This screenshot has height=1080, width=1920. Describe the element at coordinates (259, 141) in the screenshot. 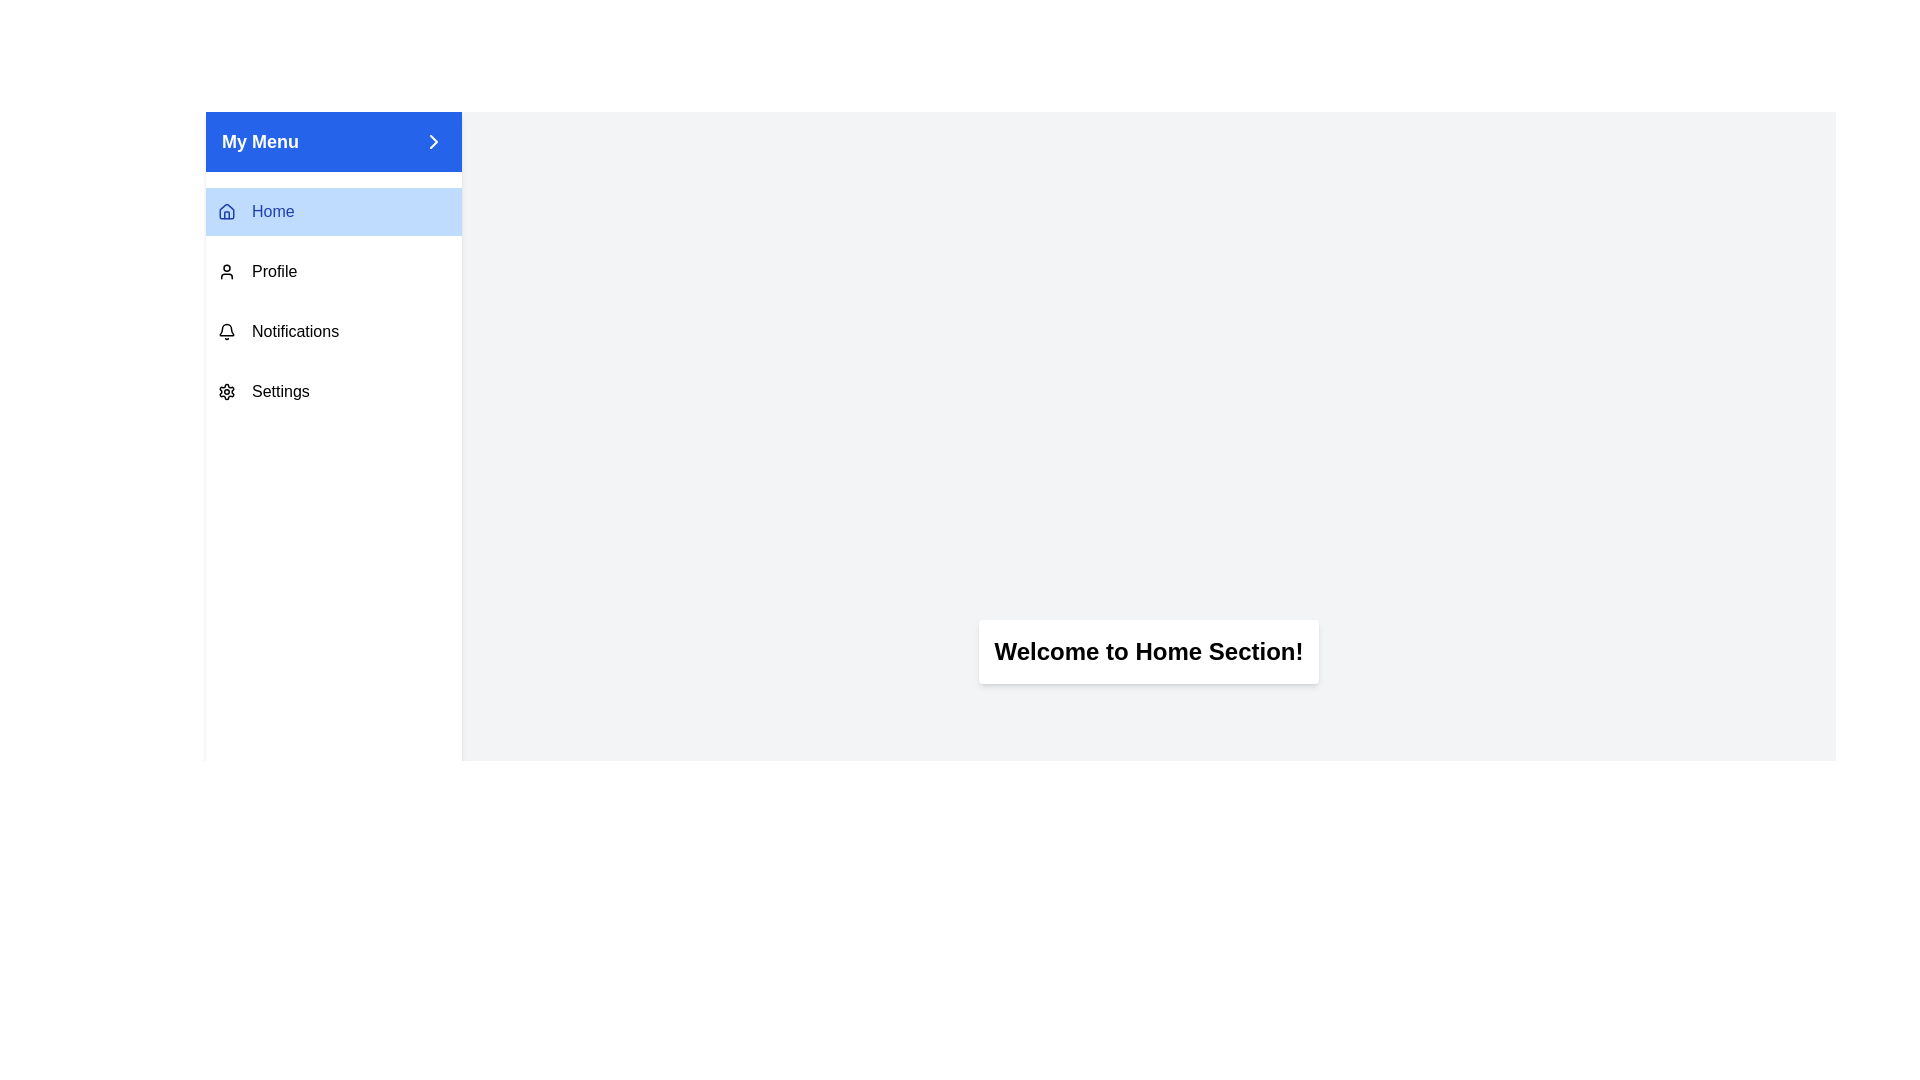

I see `bold text label displaying 'My Menu' which is centrally placed within the blue header bar at the top of the left sidebar` at that location.